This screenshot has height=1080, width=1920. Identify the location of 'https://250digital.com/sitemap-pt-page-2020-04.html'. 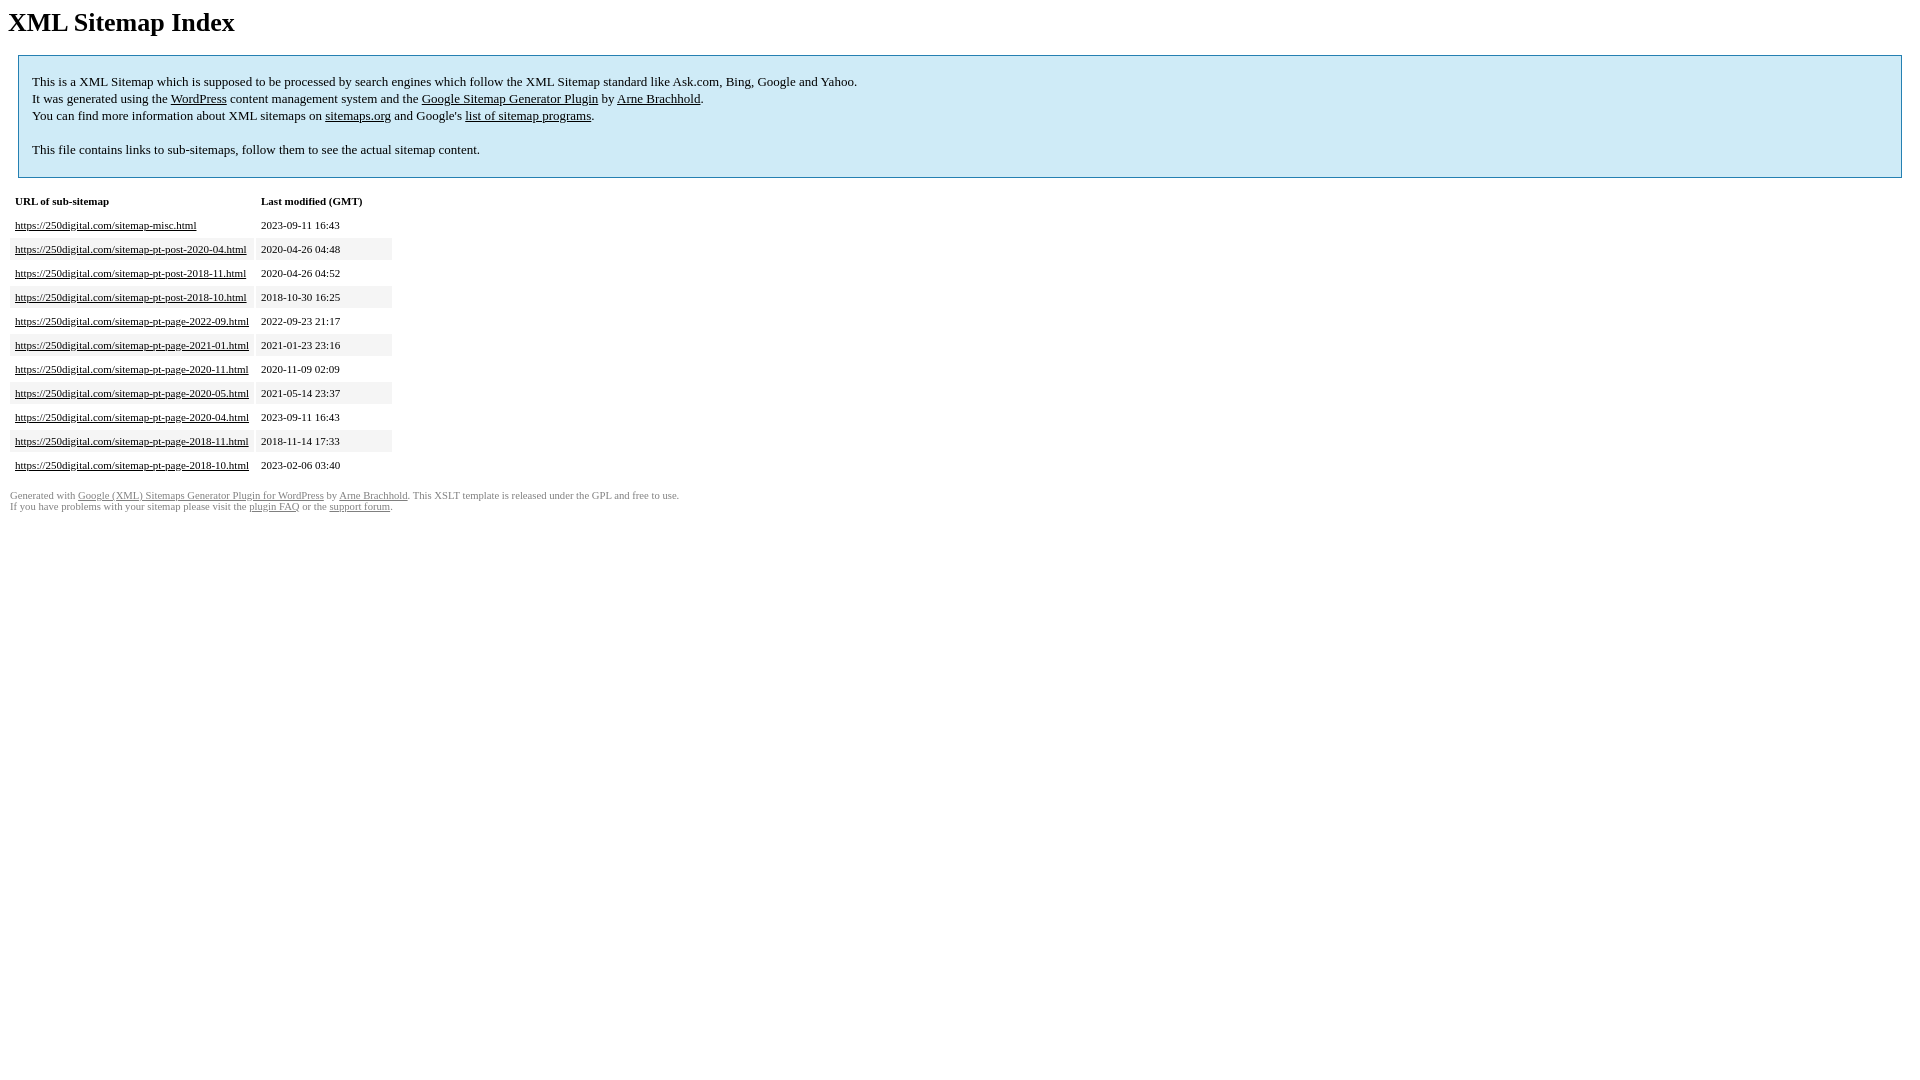
(131, 415).